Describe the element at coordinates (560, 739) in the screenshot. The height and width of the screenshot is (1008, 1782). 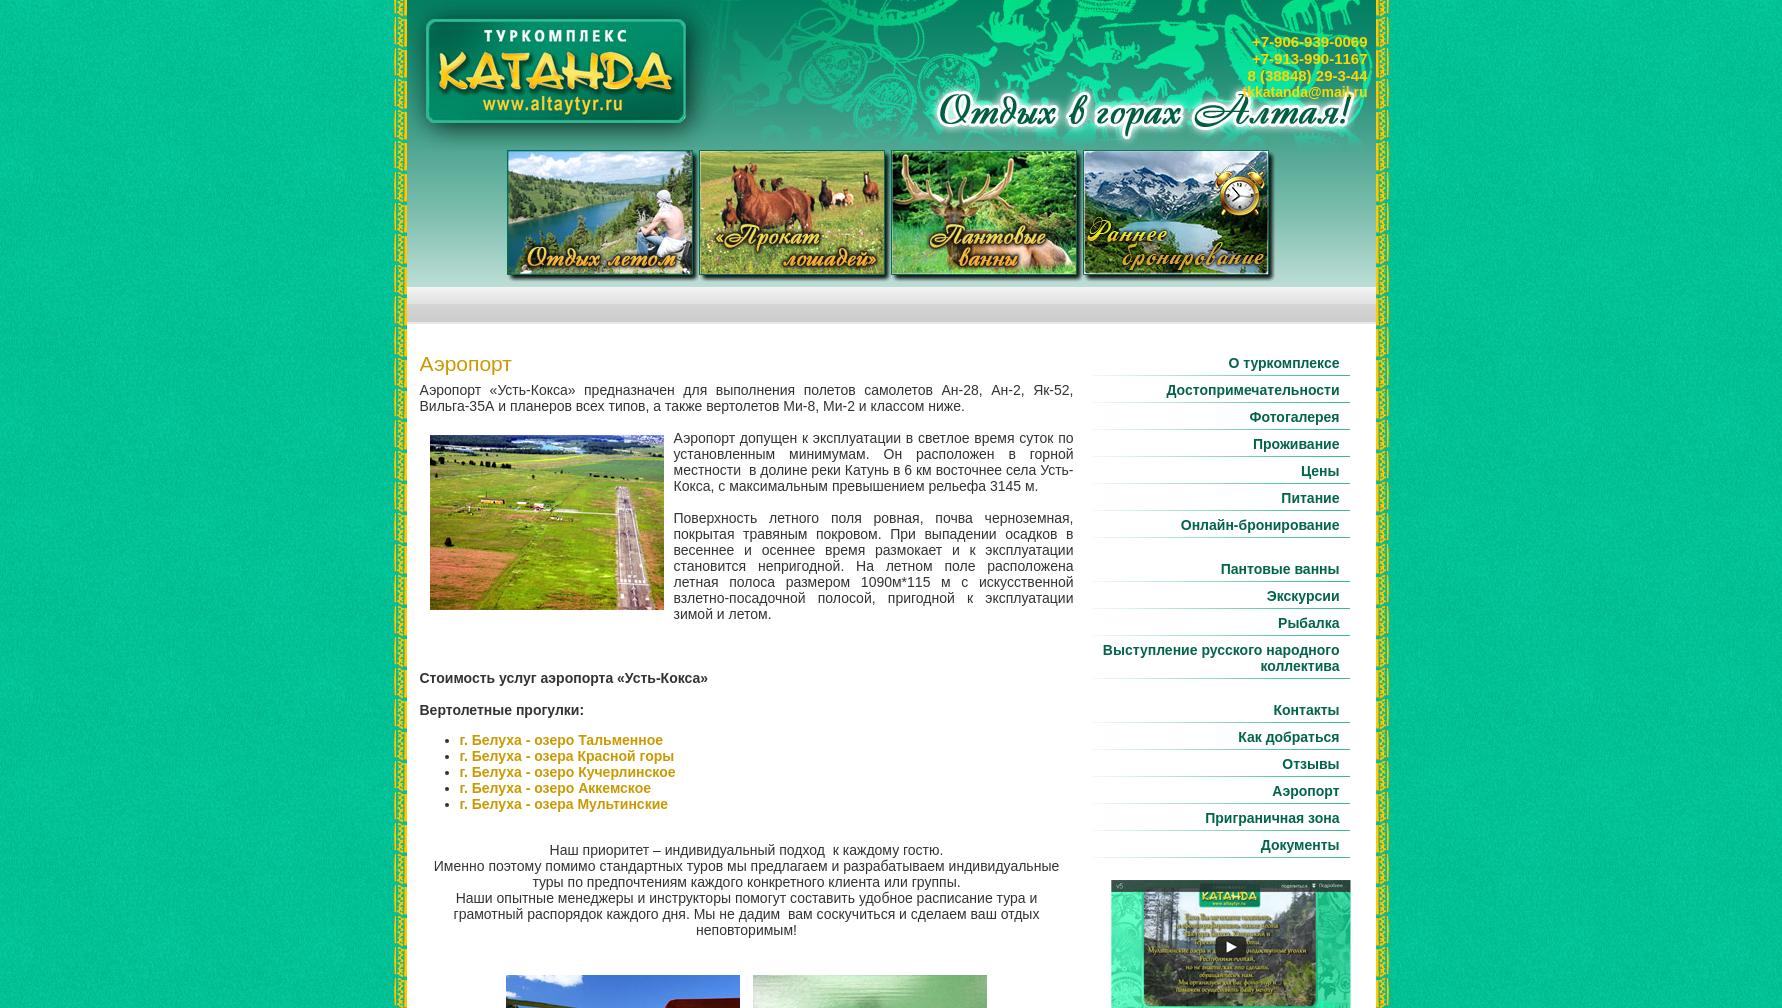
I see `'г. Белуха - озеро Тальменное'` at that location.